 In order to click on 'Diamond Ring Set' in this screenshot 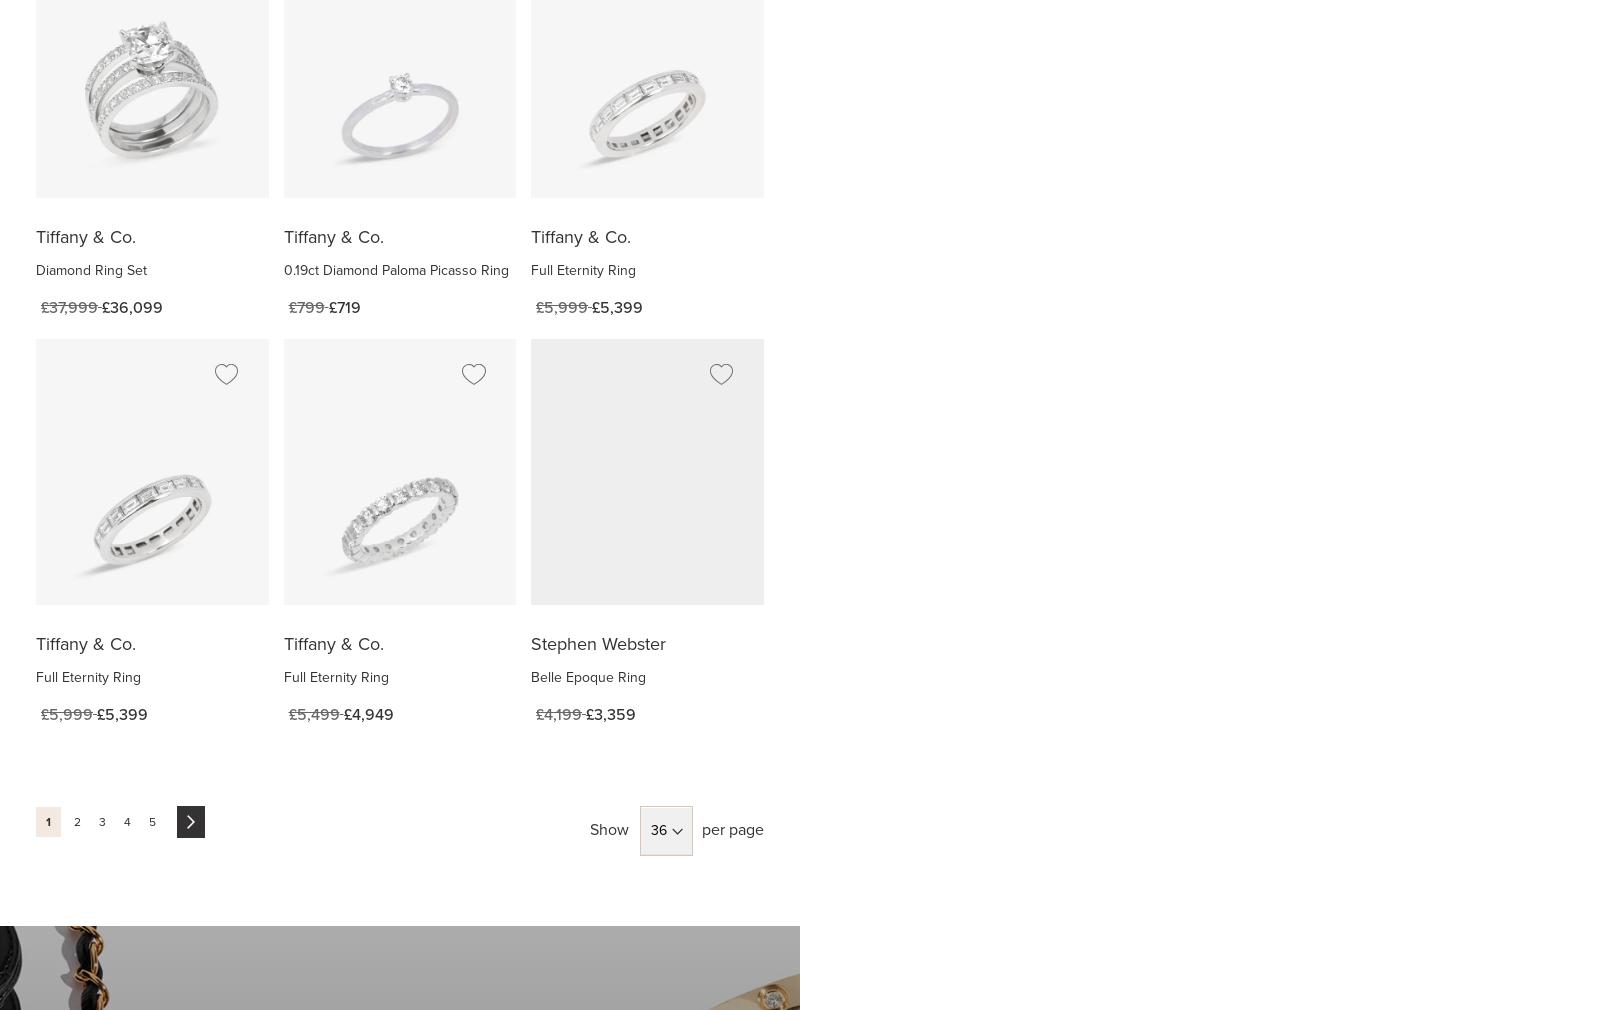, I will do `click(90, 269)`.